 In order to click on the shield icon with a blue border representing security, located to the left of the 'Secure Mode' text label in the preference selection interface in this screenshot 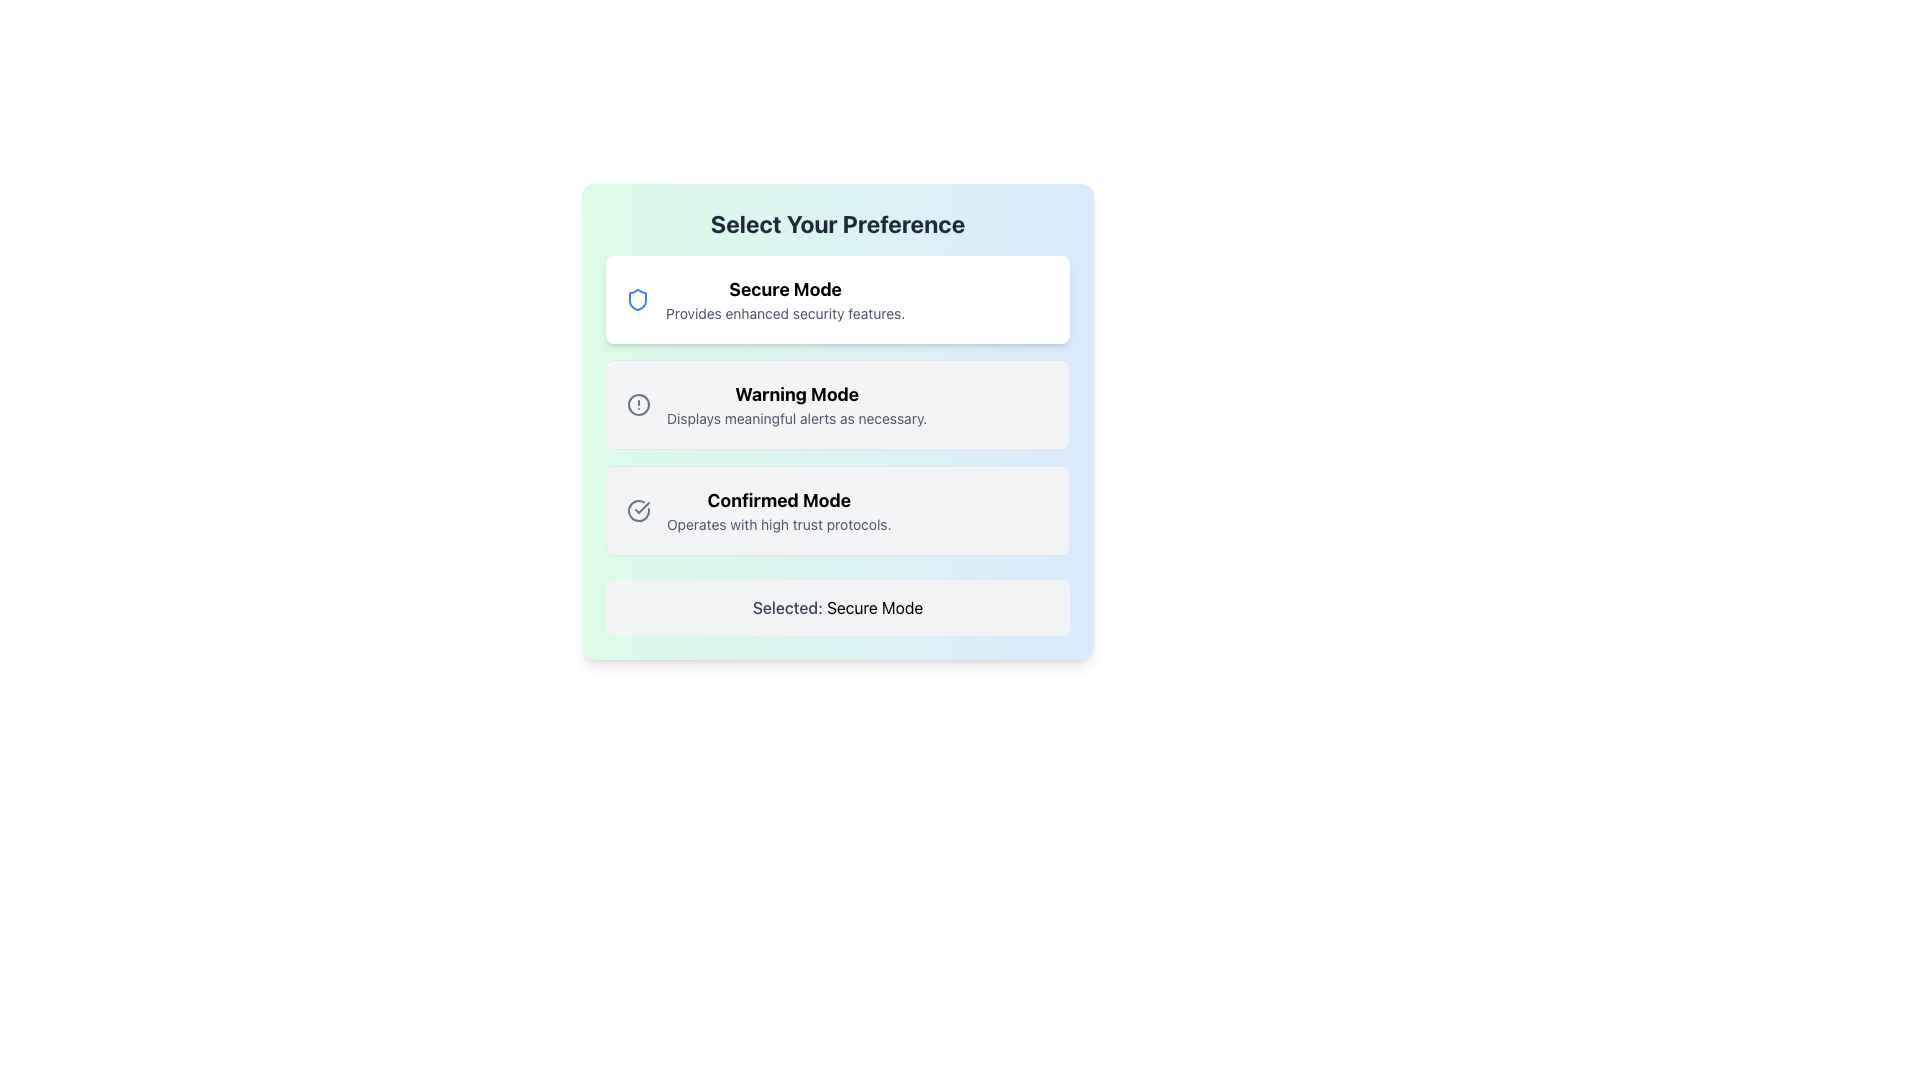, I will do `click(637, 300)`.